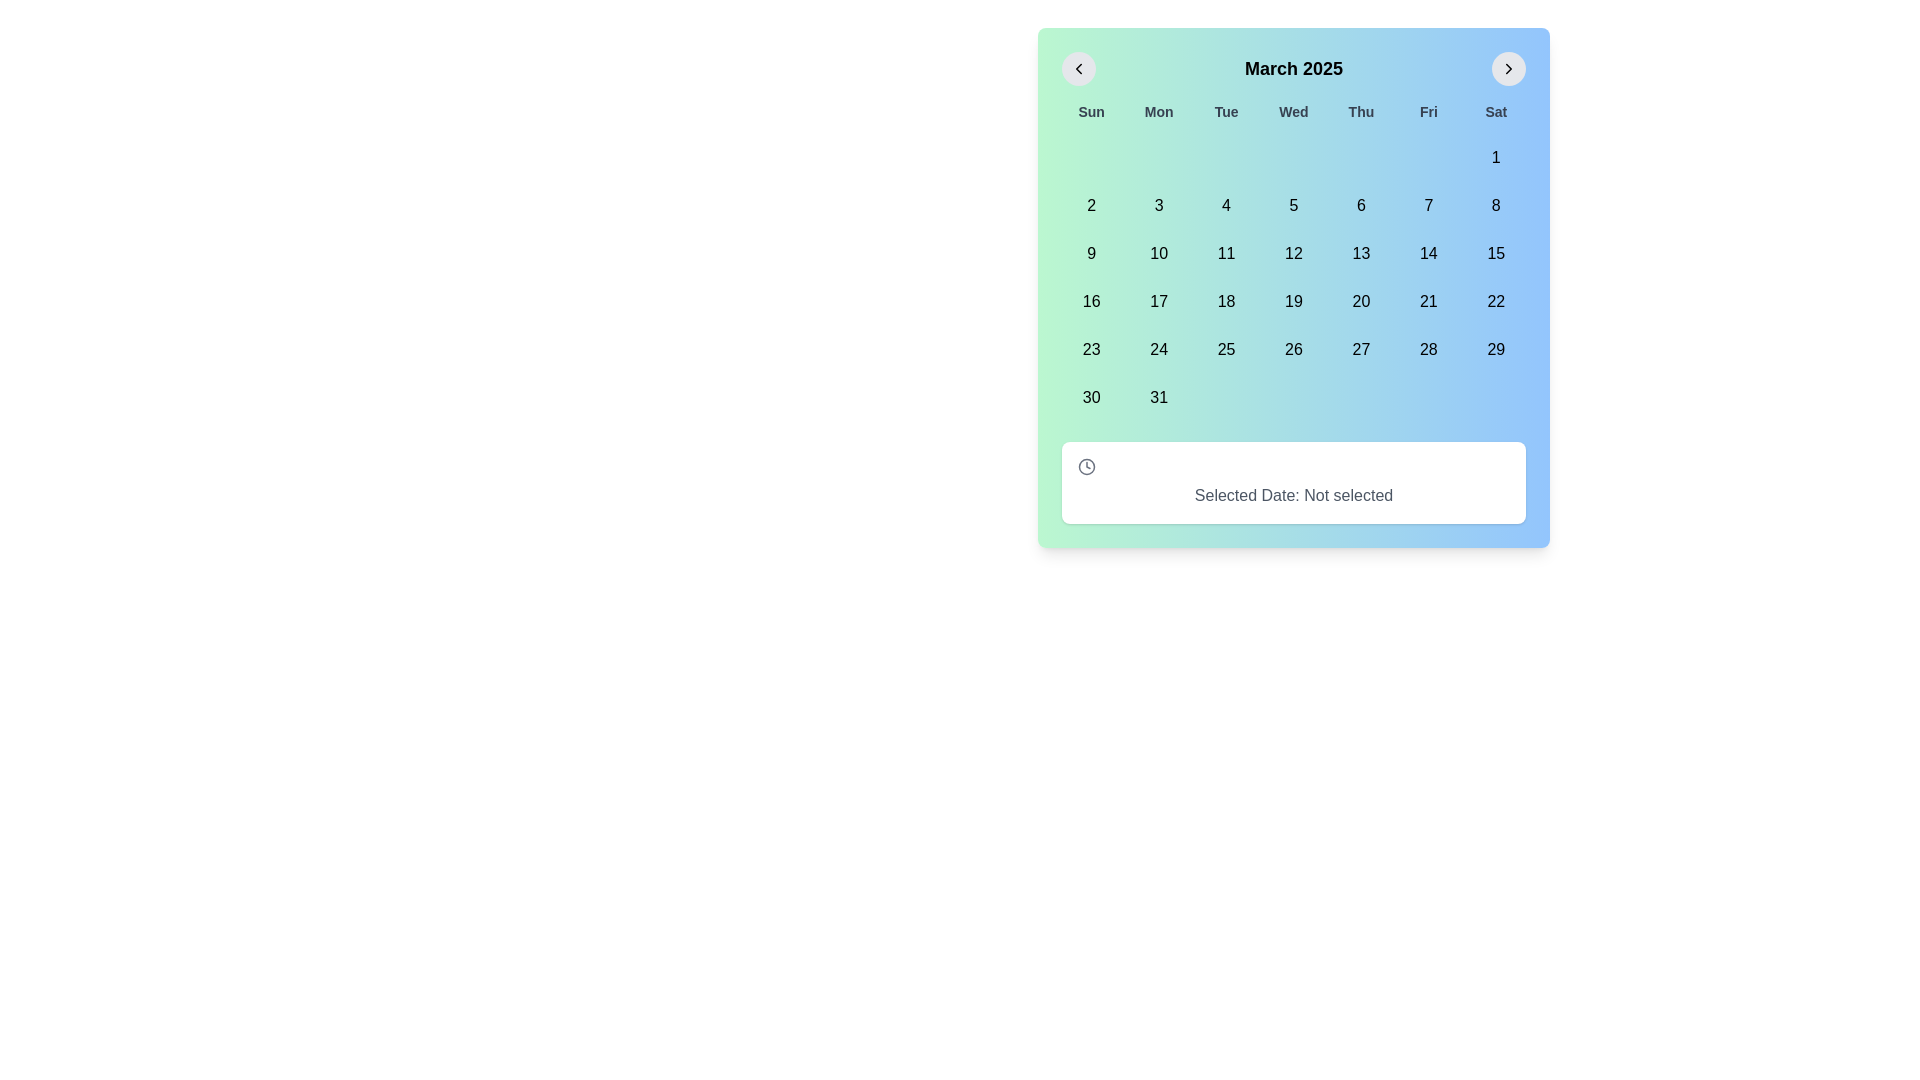 This screenshot has width=1920, height=1080. Describe the element at coordinates (1159, 205) in the screenshot. I see `the button representing the date 3` at that location.